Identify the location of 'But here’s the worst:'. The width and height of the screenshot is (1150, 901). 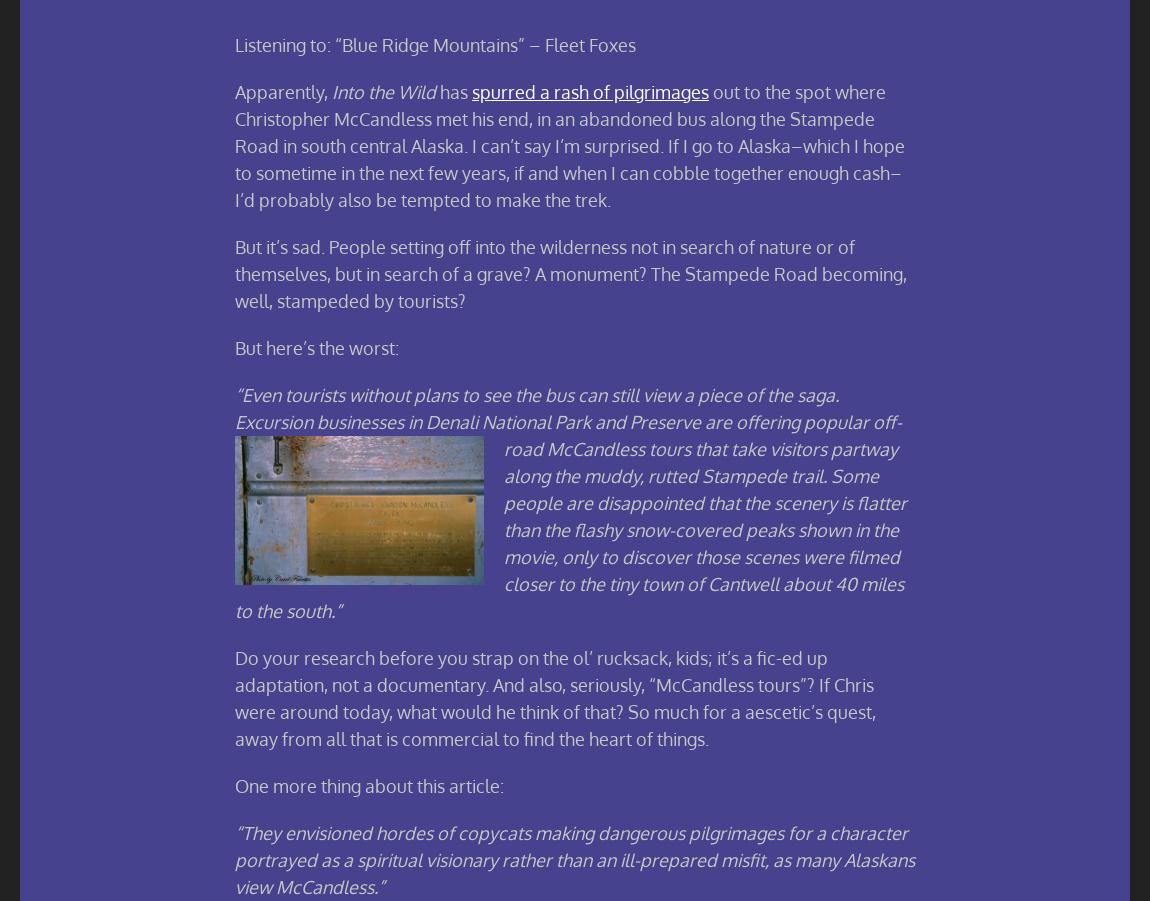
(317, 346).